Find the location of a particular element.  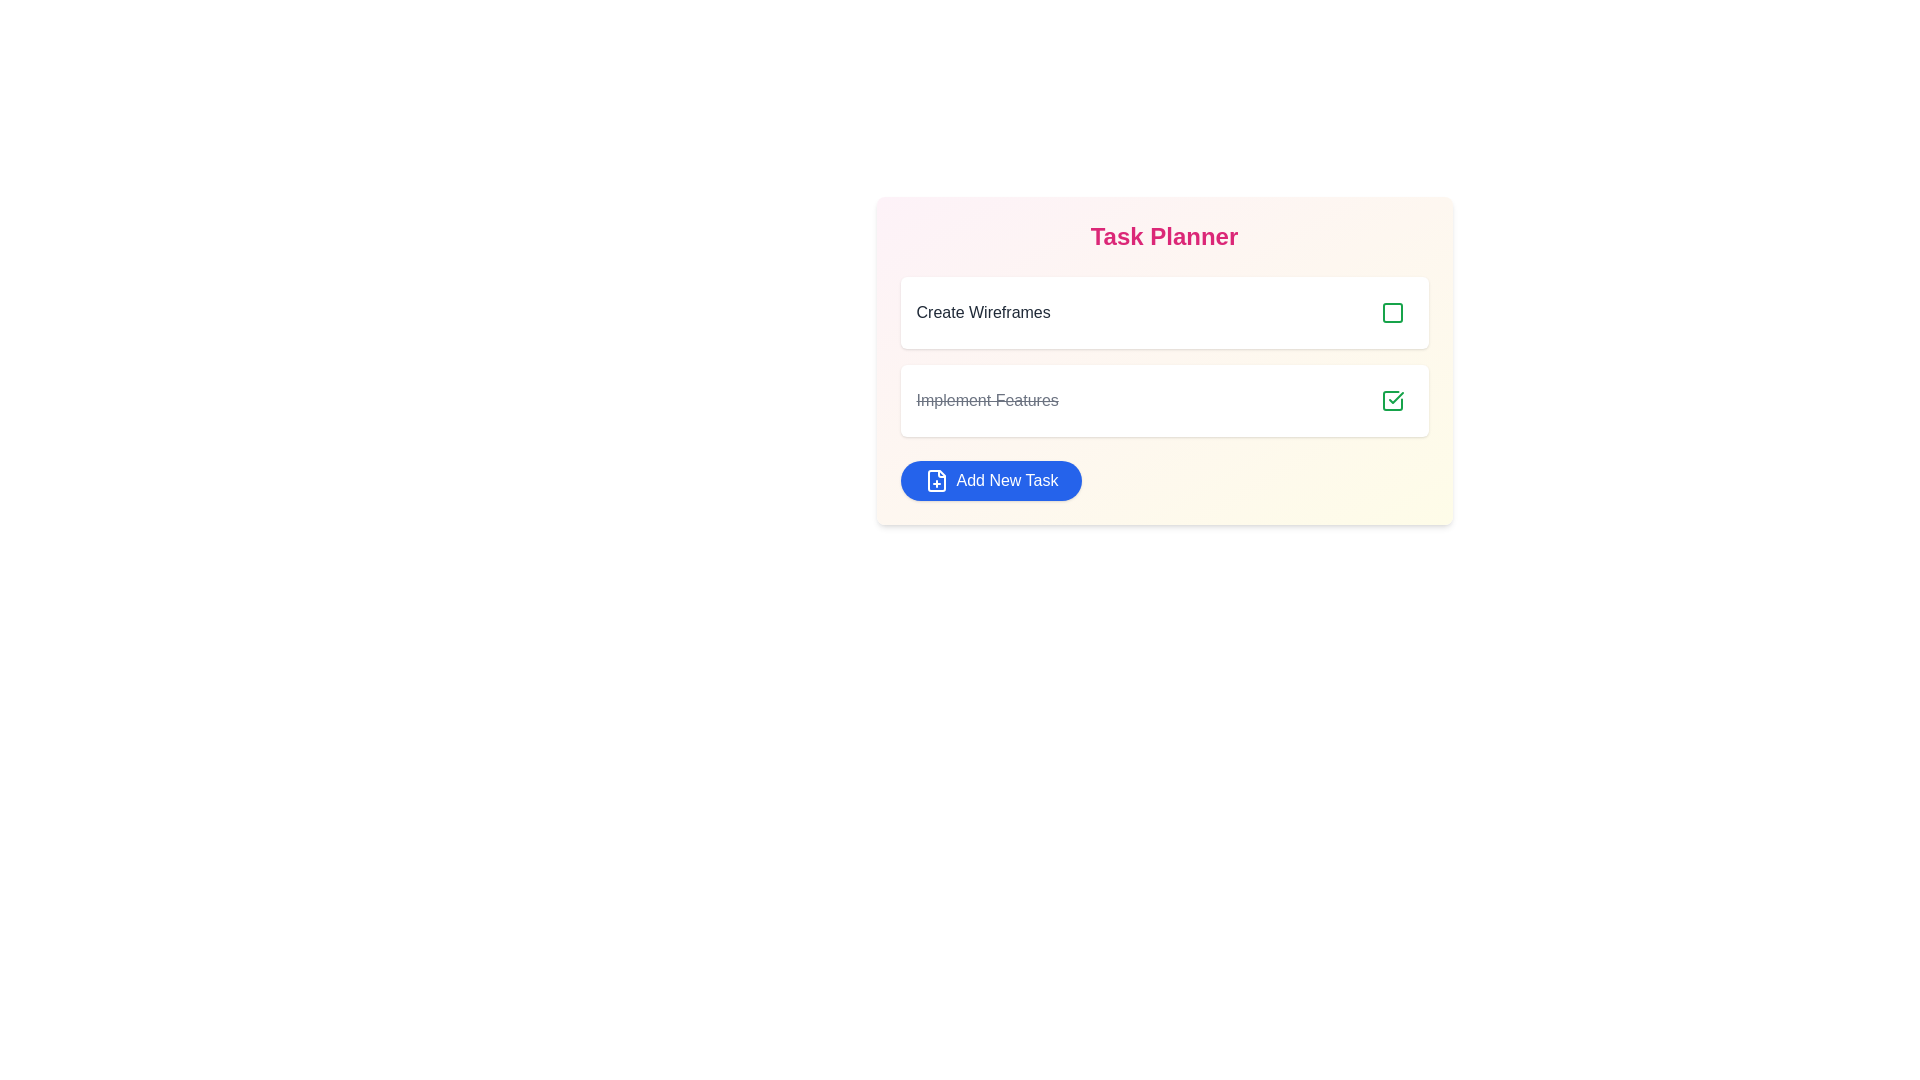

the list items in the 'Task Planner' card is located at coordinates (1164, 361).